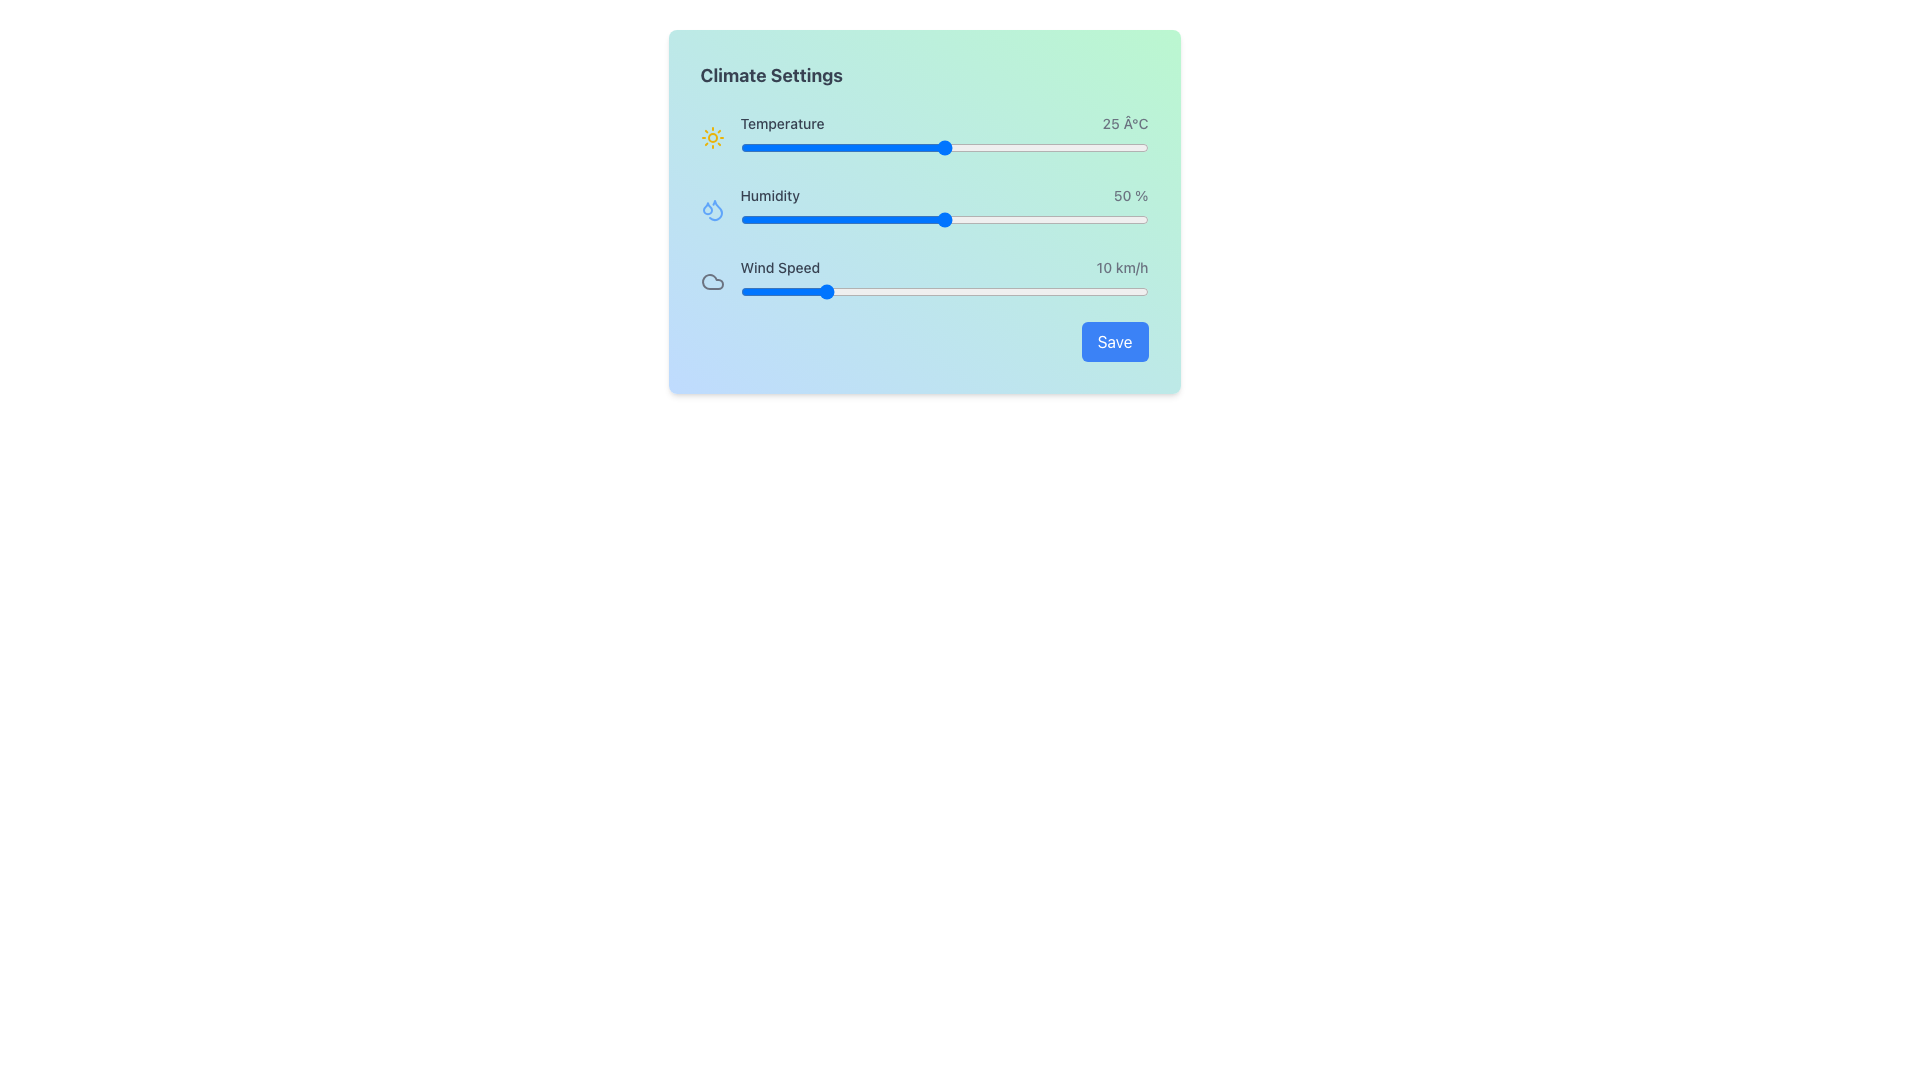 This screenshot has height=1080, width=1920. Describe the element at coordinates (969, 292) in the screenshot. I see `wind speed` at that location.